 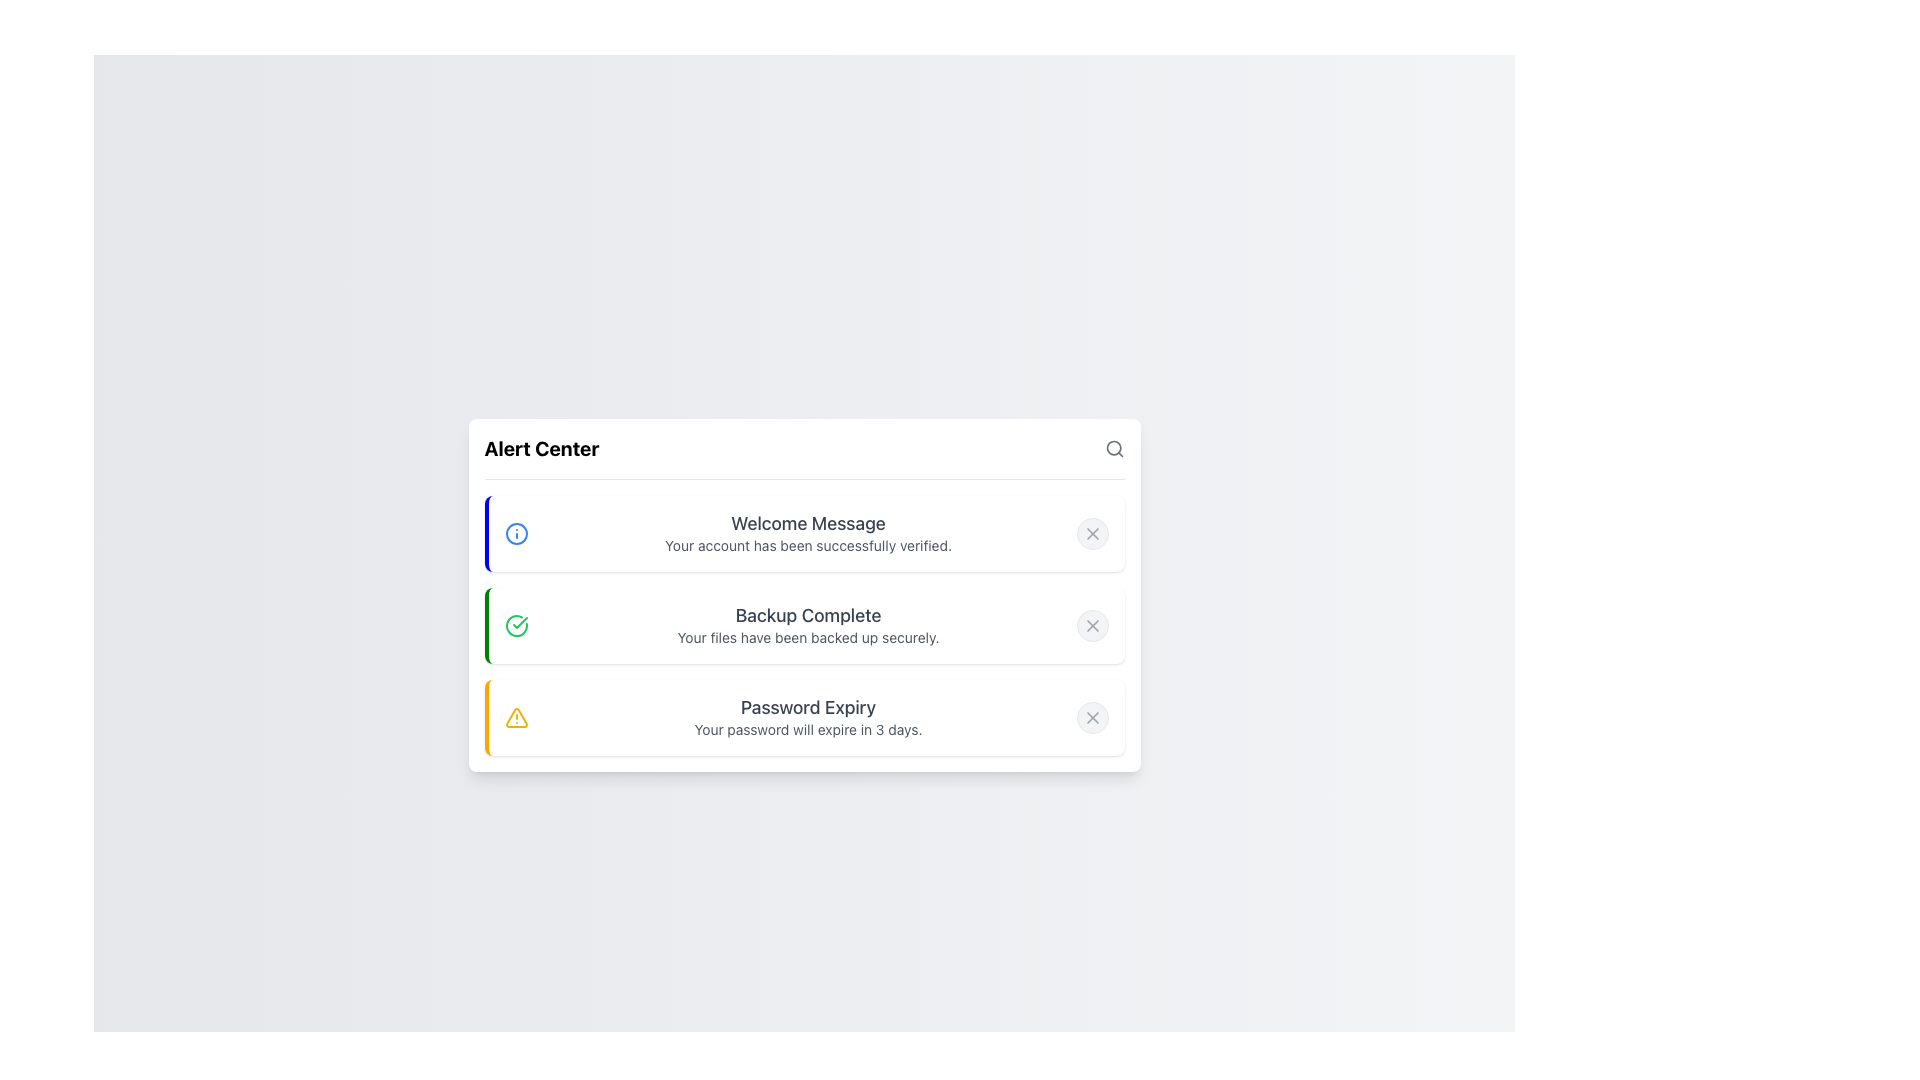 I want to click on the 'X' icon inside the circular close button located at the top-right corner of the 'Backup Complete' alert card, so click(x=1091, y=624).